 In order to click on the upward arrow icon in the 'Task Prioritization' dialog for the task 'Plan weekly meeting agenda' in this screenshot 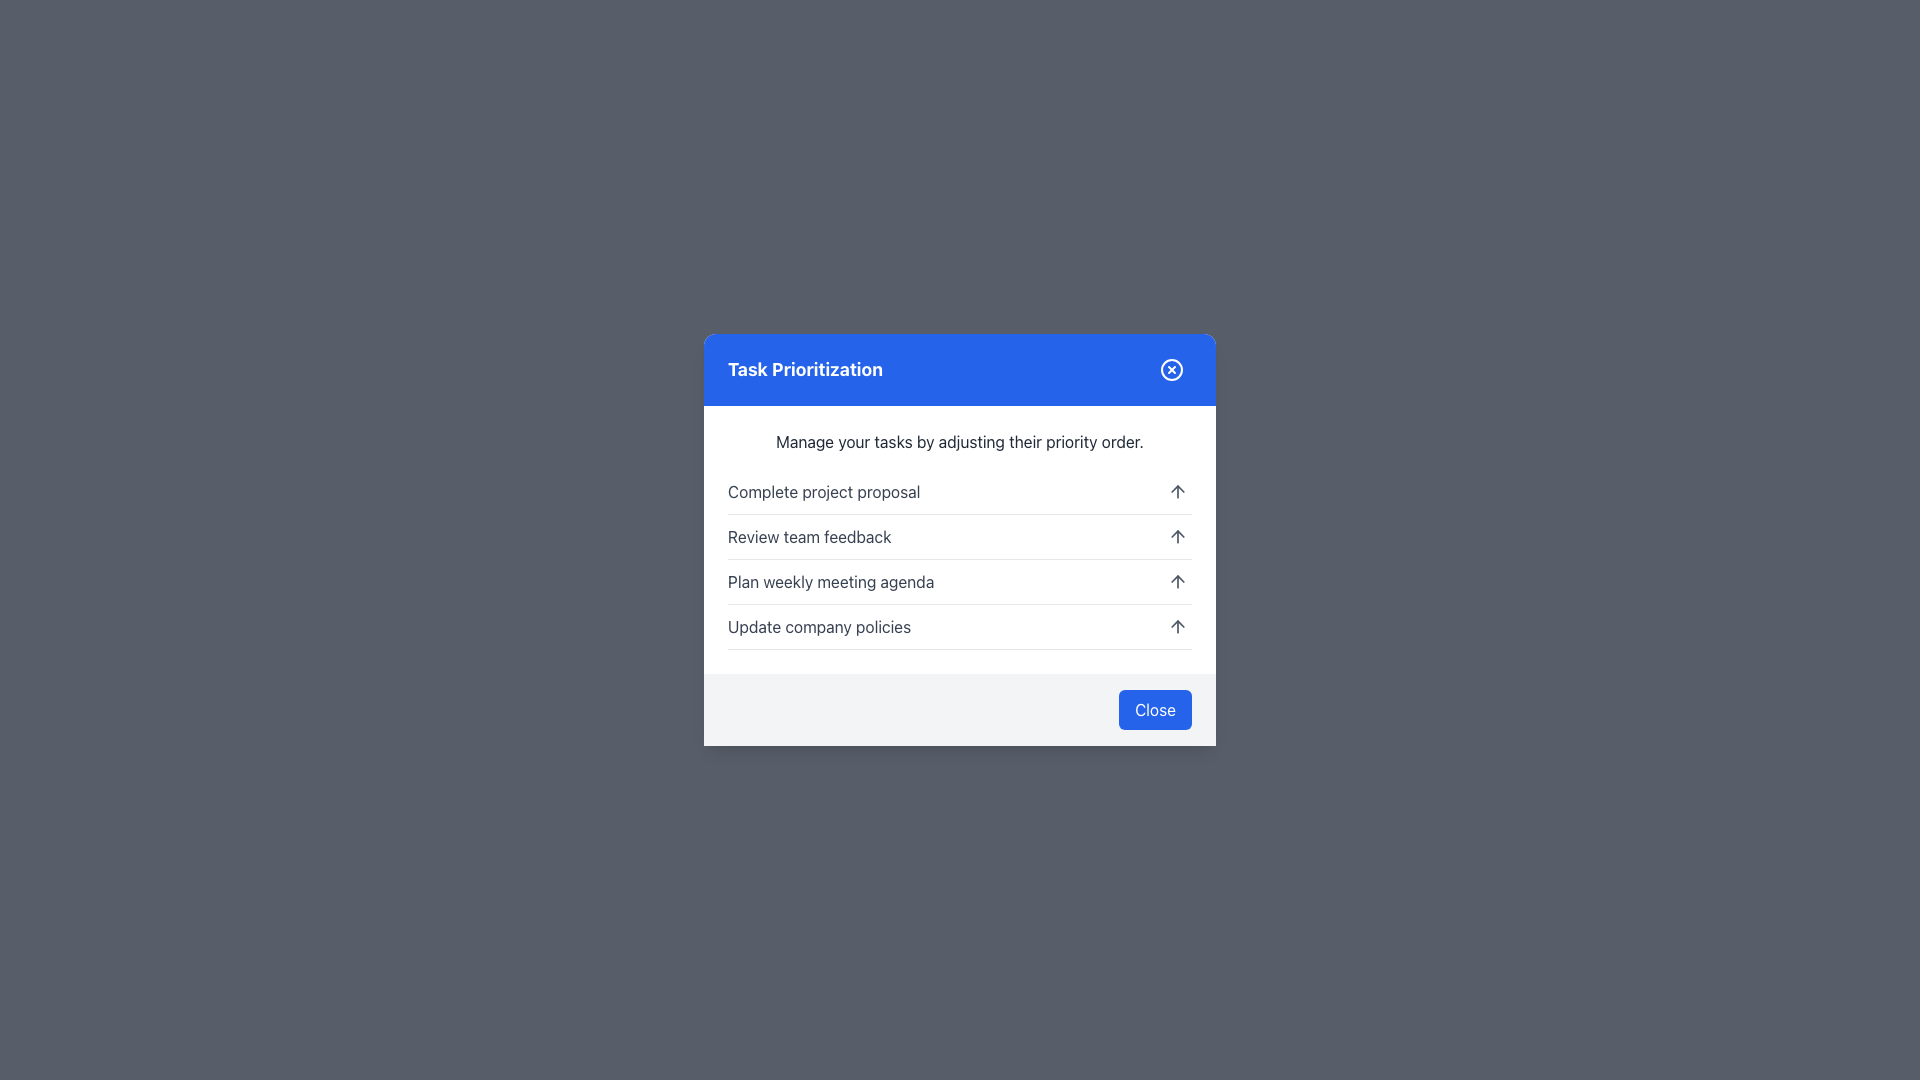, I will do `click(1177, 582)`.